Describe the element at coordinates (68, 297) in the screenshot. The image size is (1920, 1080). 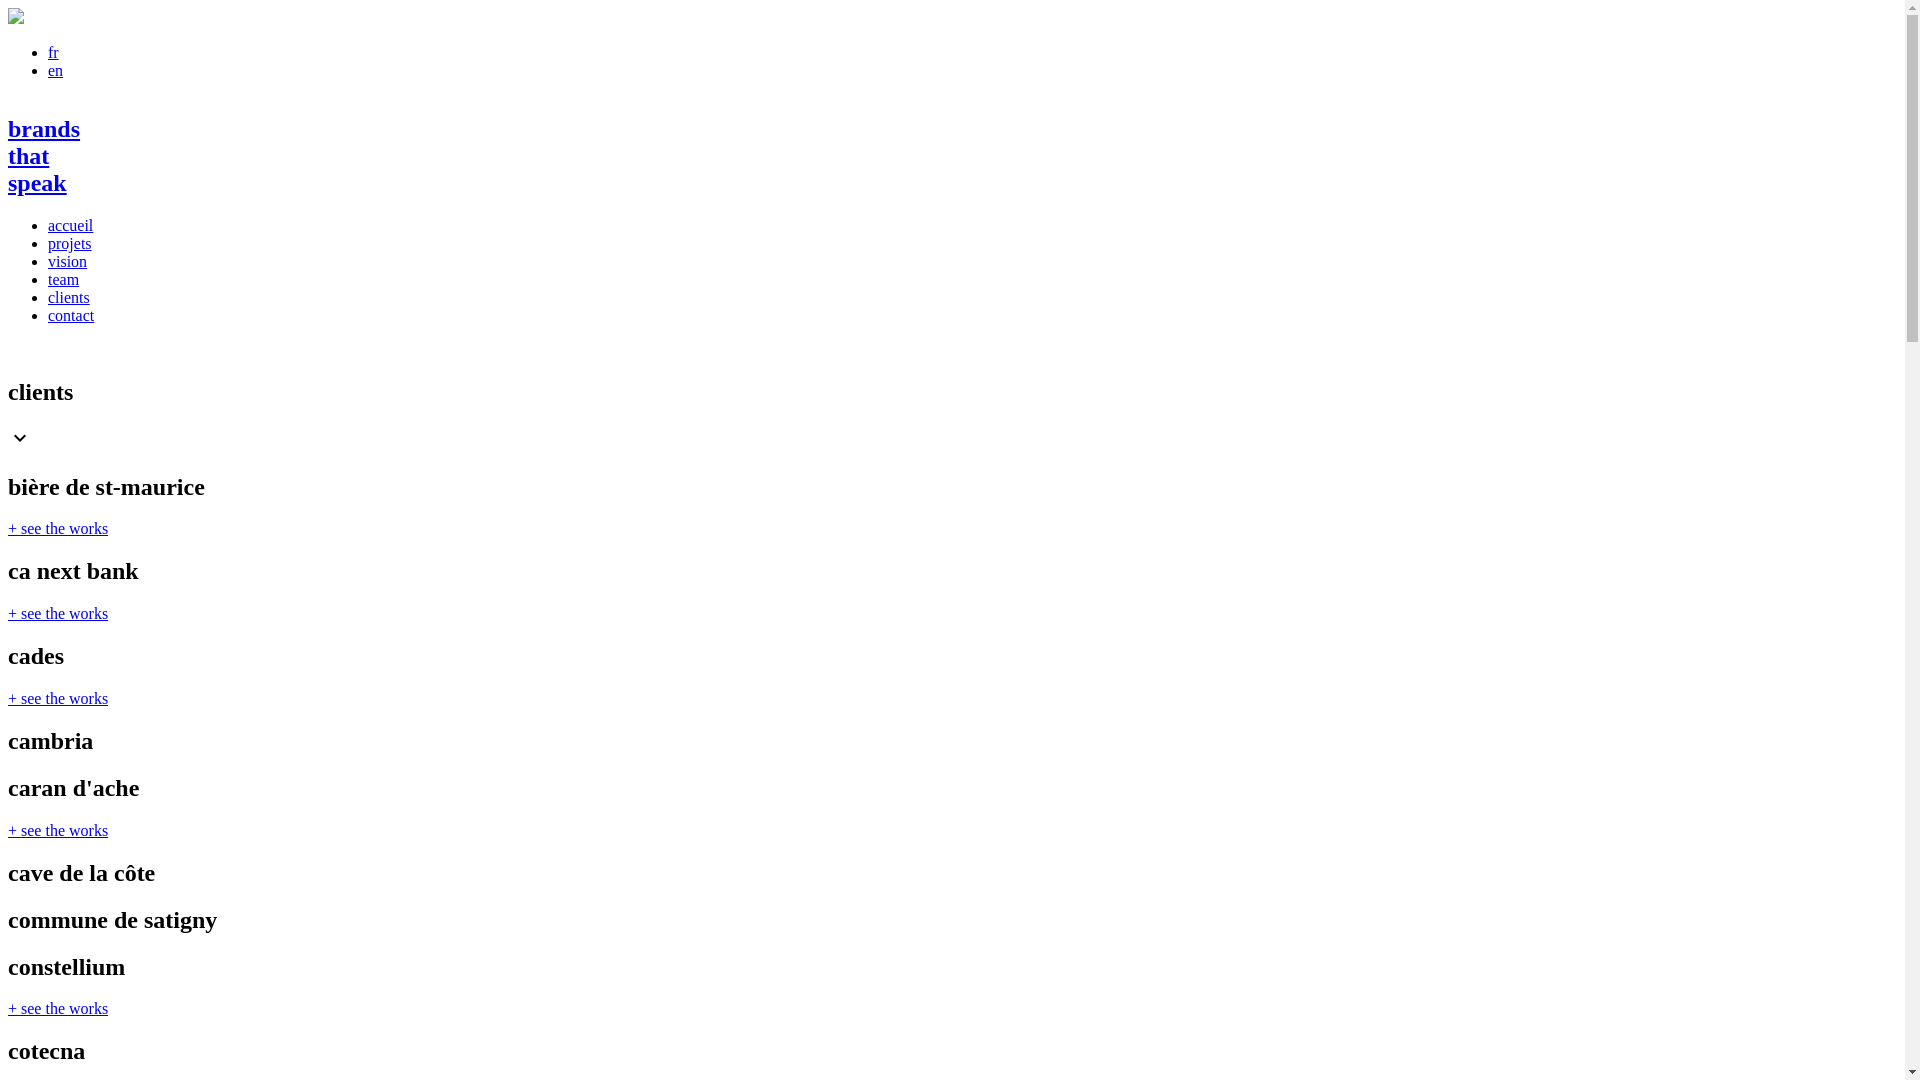
I see `'clients'` at that location.